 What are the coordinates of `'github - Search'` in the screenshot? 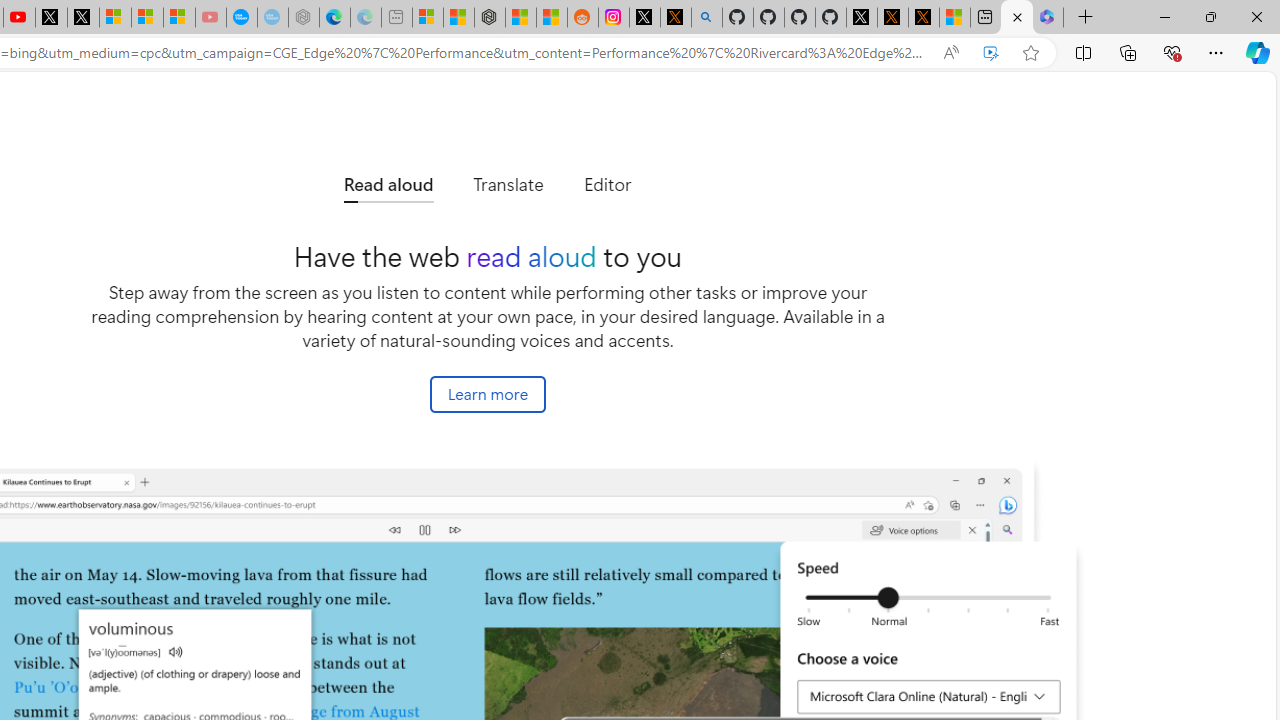 It's located at (707, 17).